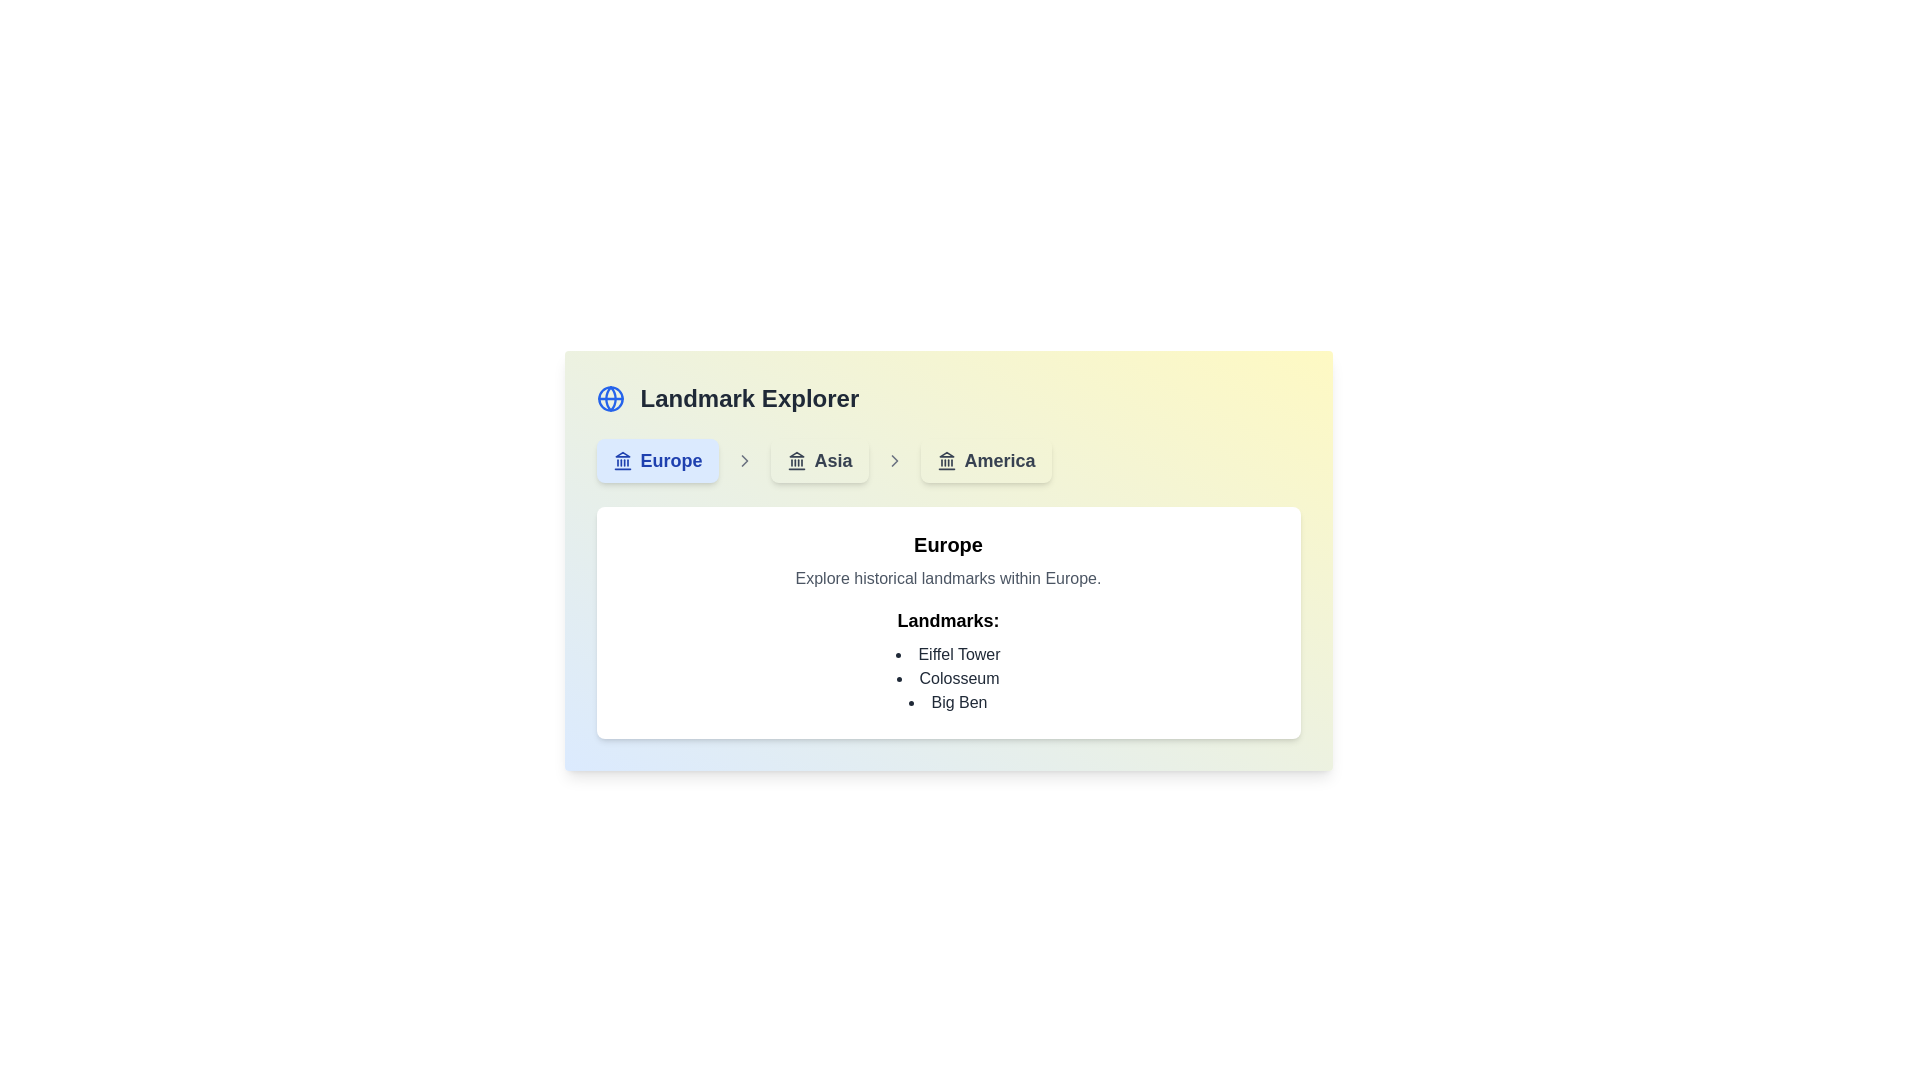  What do you see at coordinates (609, 398) in the screenshot?
I see `the SVG circle shape that is part of the globe icon preceding the 'Landmark Explorer' text` at bounding box center [609, 398].